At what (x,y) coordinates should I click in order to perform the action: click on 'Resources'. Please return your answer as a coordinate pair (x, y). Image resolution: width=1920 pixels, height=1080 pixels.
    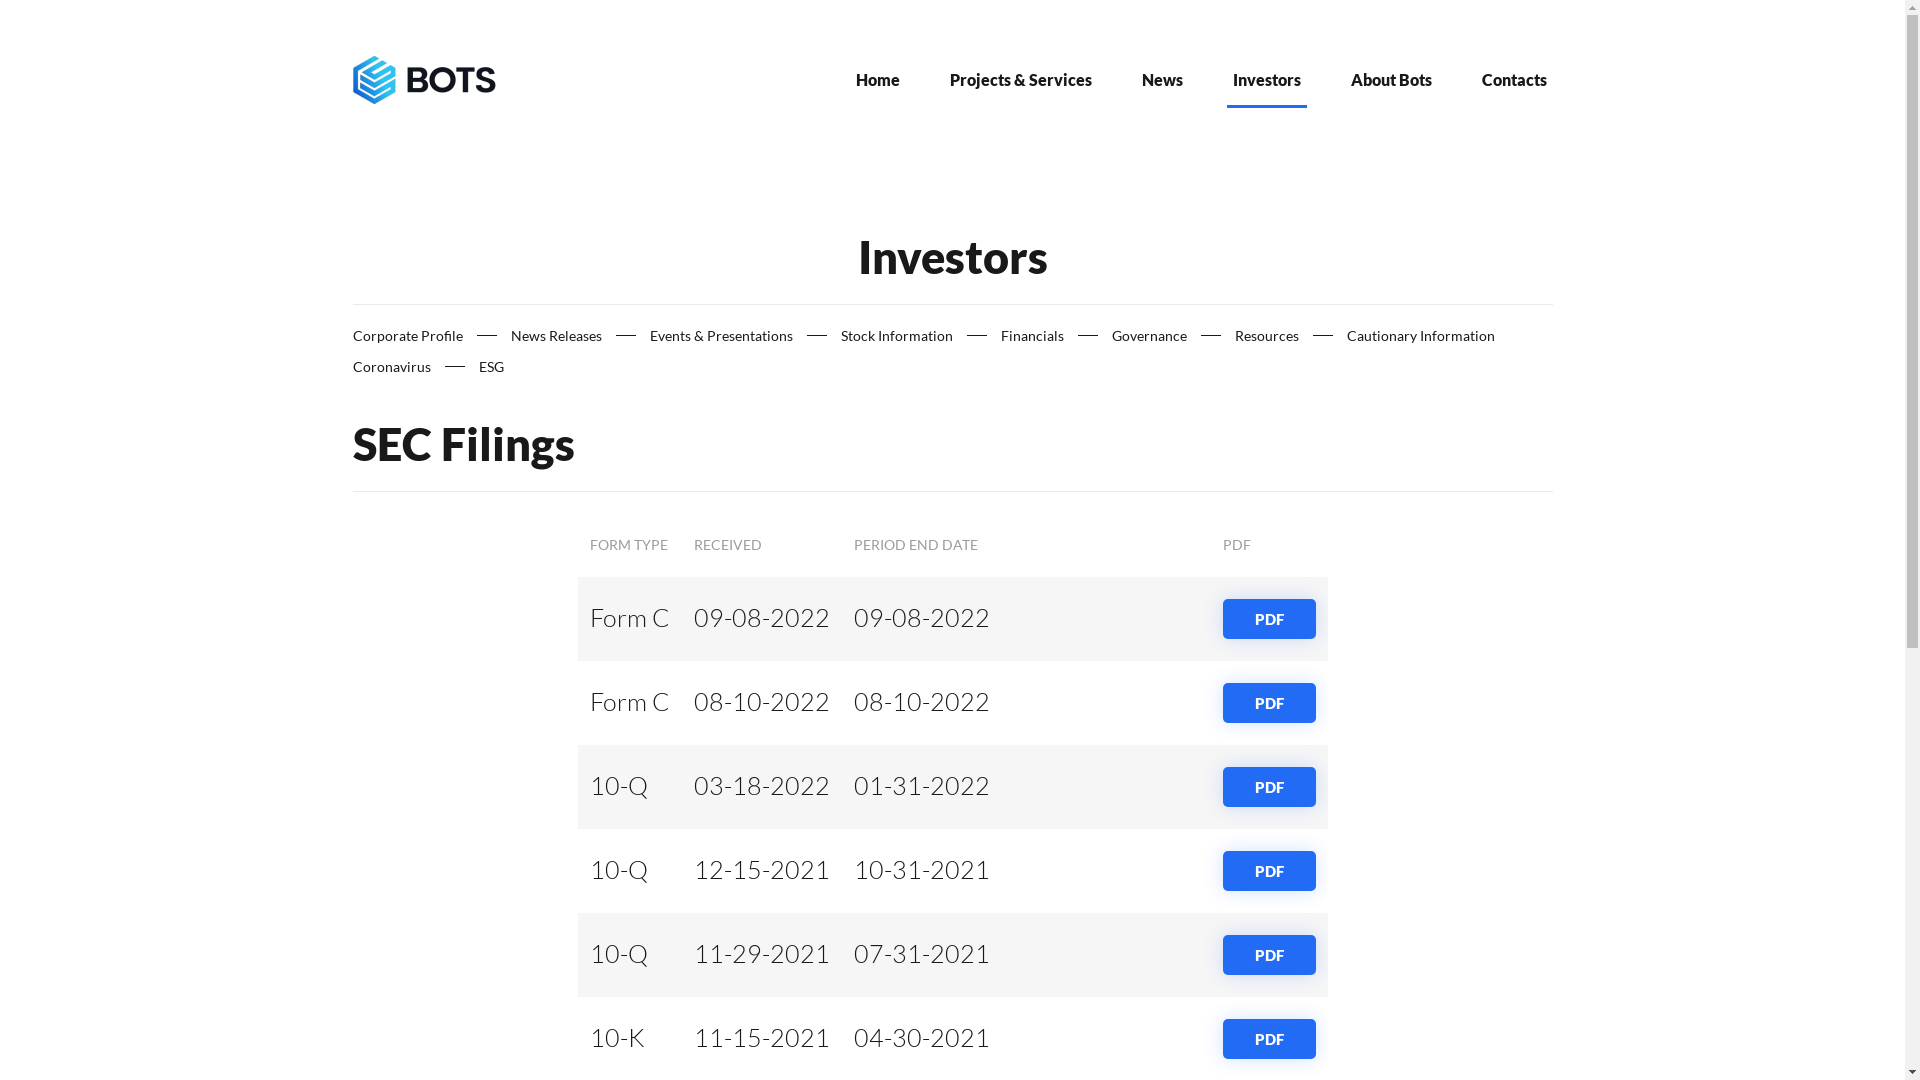
    Looking at the image, I should click on (1232, 334).